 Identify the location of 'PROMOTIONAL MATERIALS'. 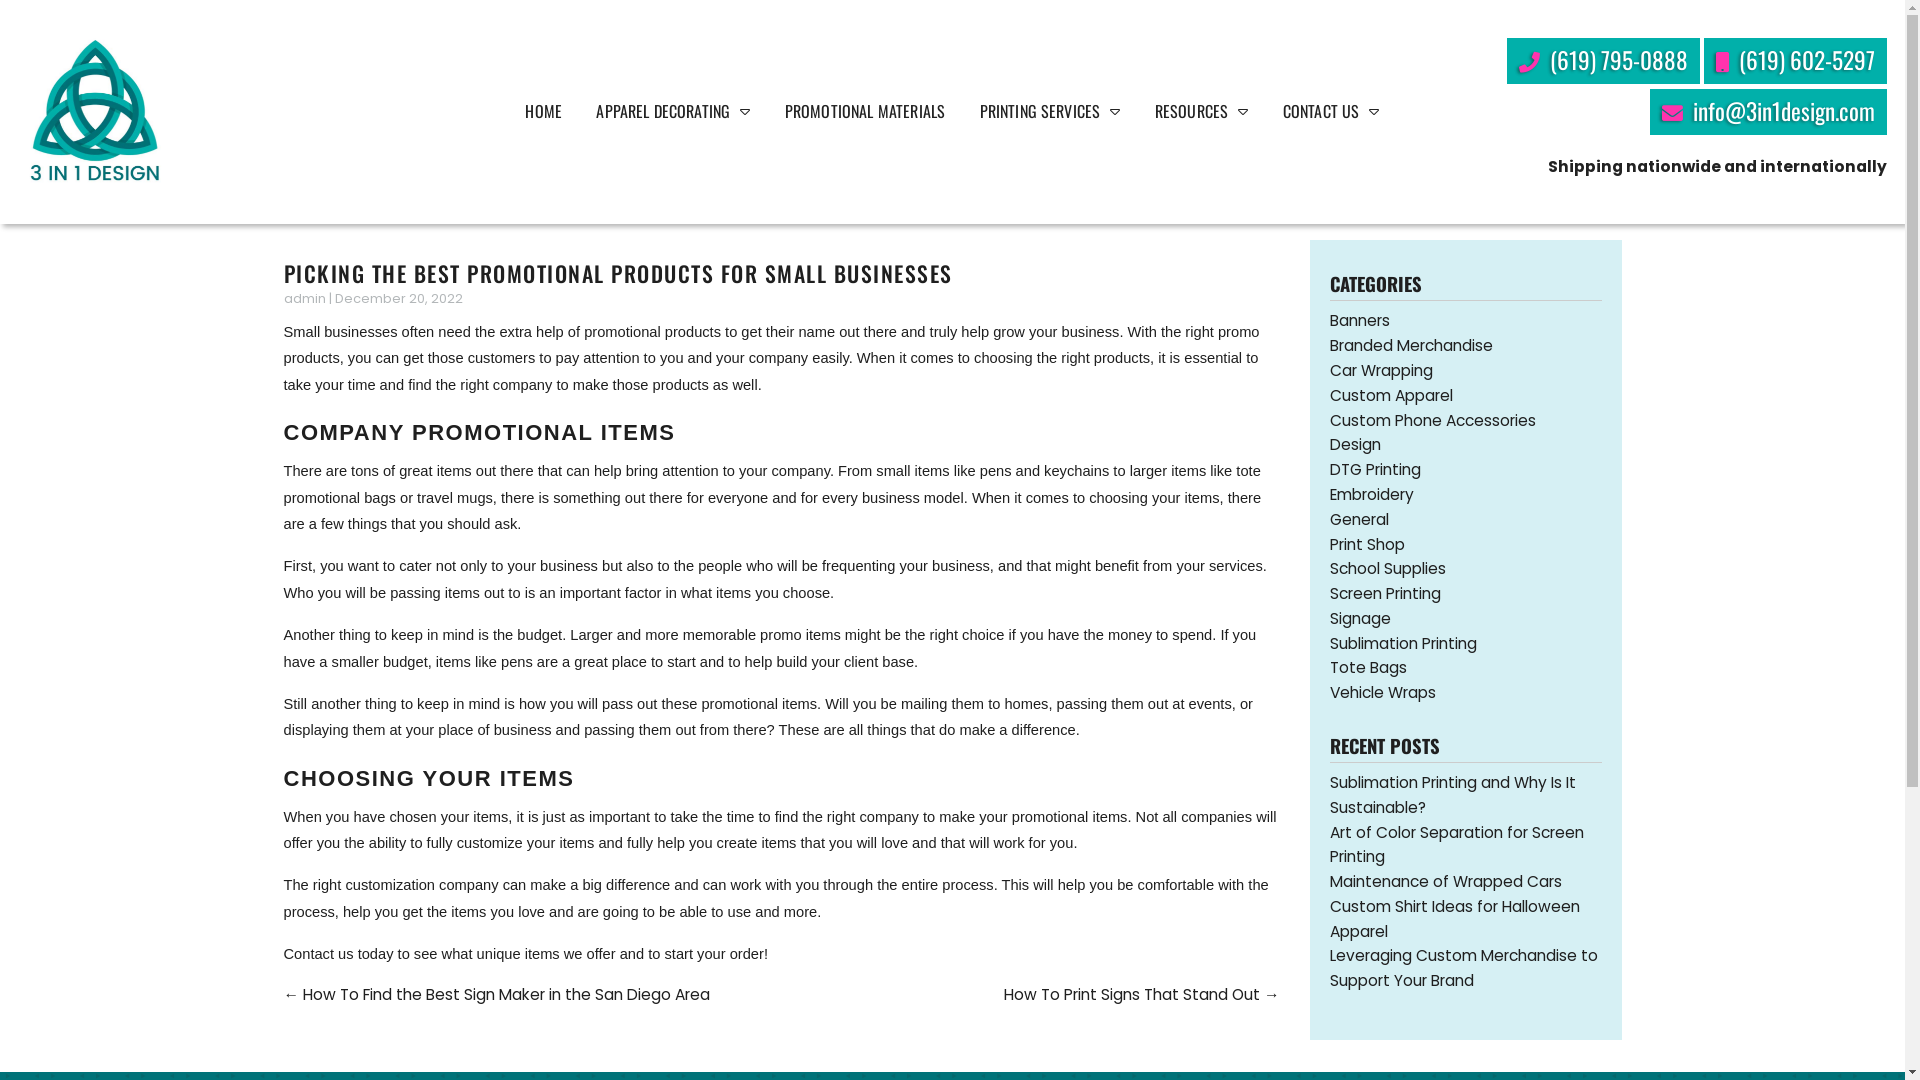
(864, 111).